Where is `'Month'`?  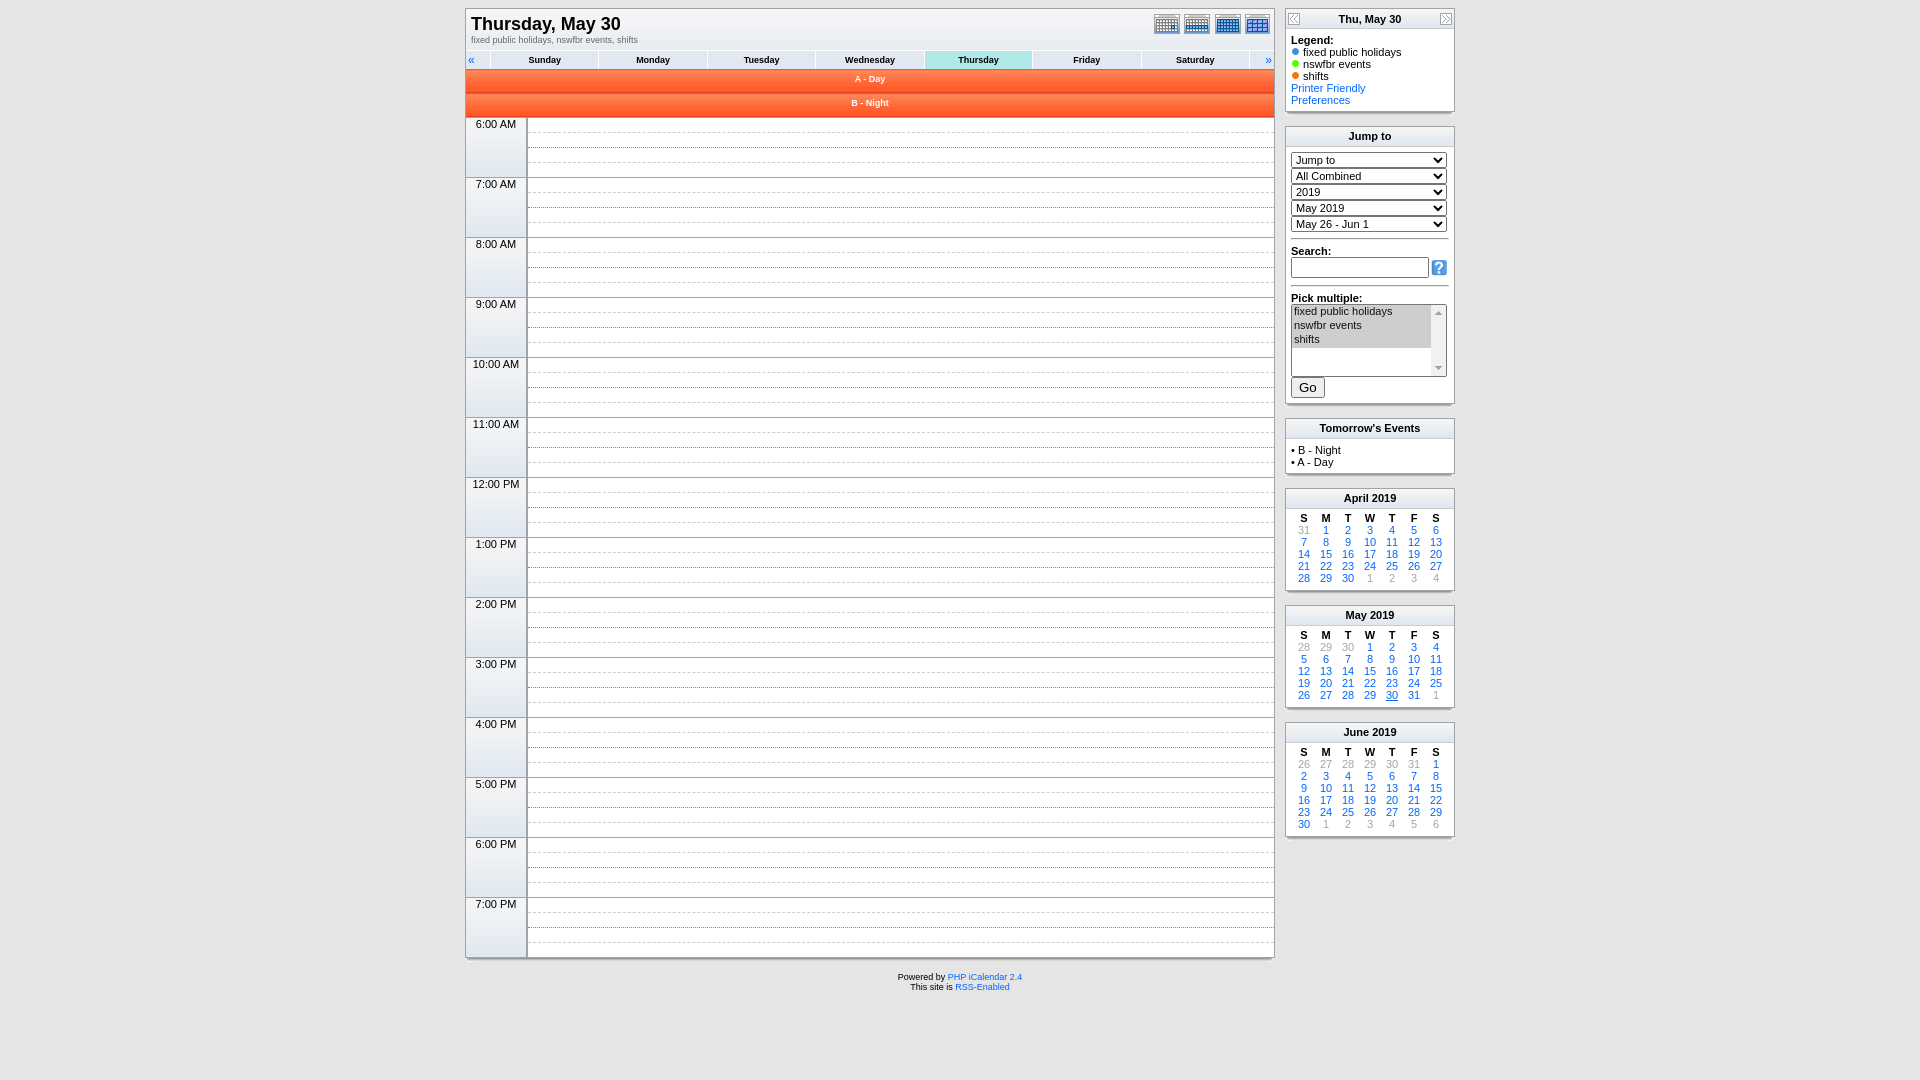
'Month' is located at coordinates (1213, 23).